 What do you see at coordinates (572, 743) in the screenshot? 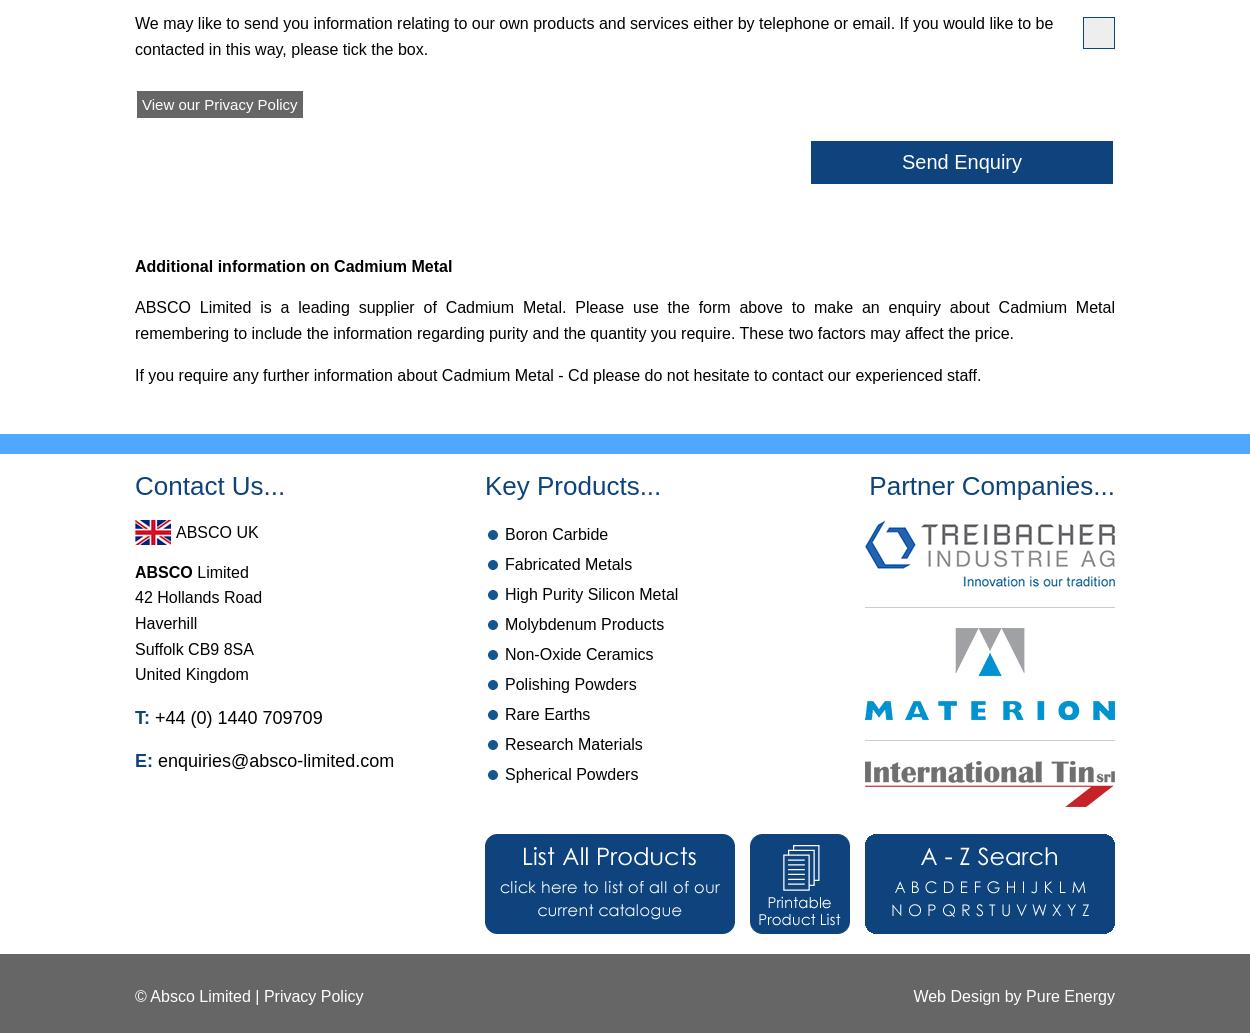
I see `'Research Materials'` at bounding box center [572, 743].